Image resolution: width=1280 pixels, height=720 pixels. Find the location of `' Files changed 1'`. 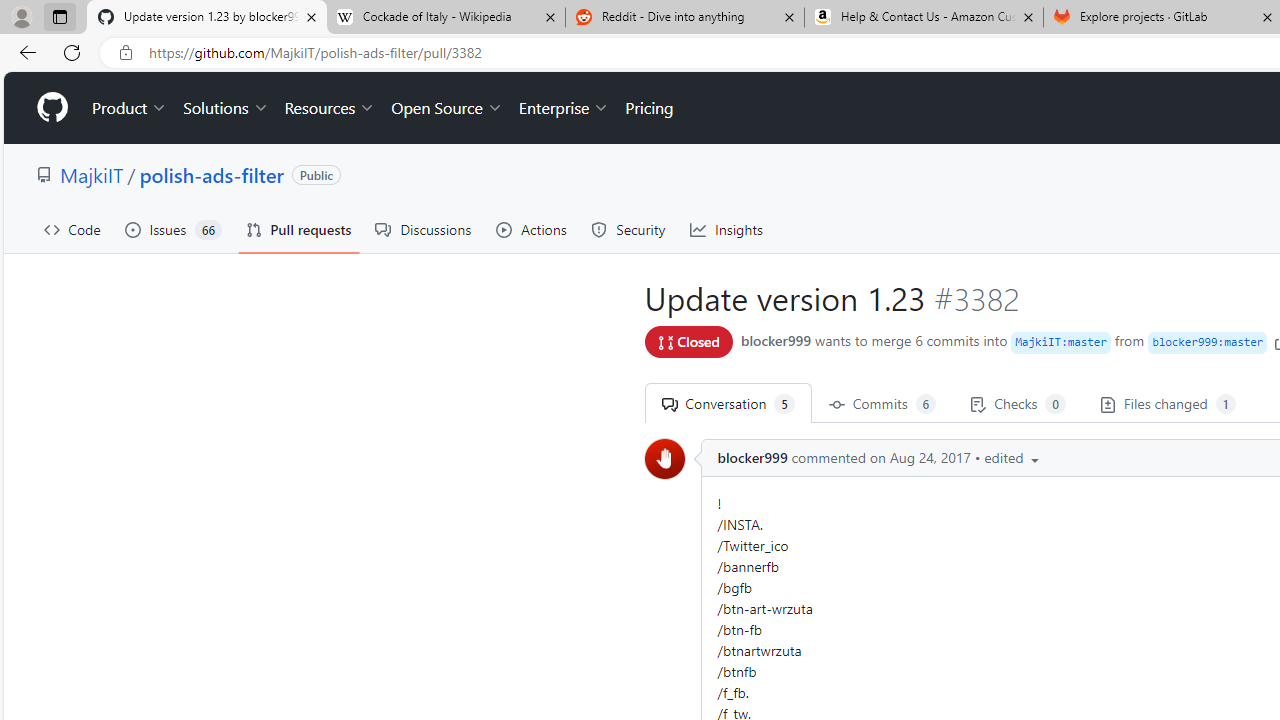

' Files changed 1' is located at coordinates (1167, 403).